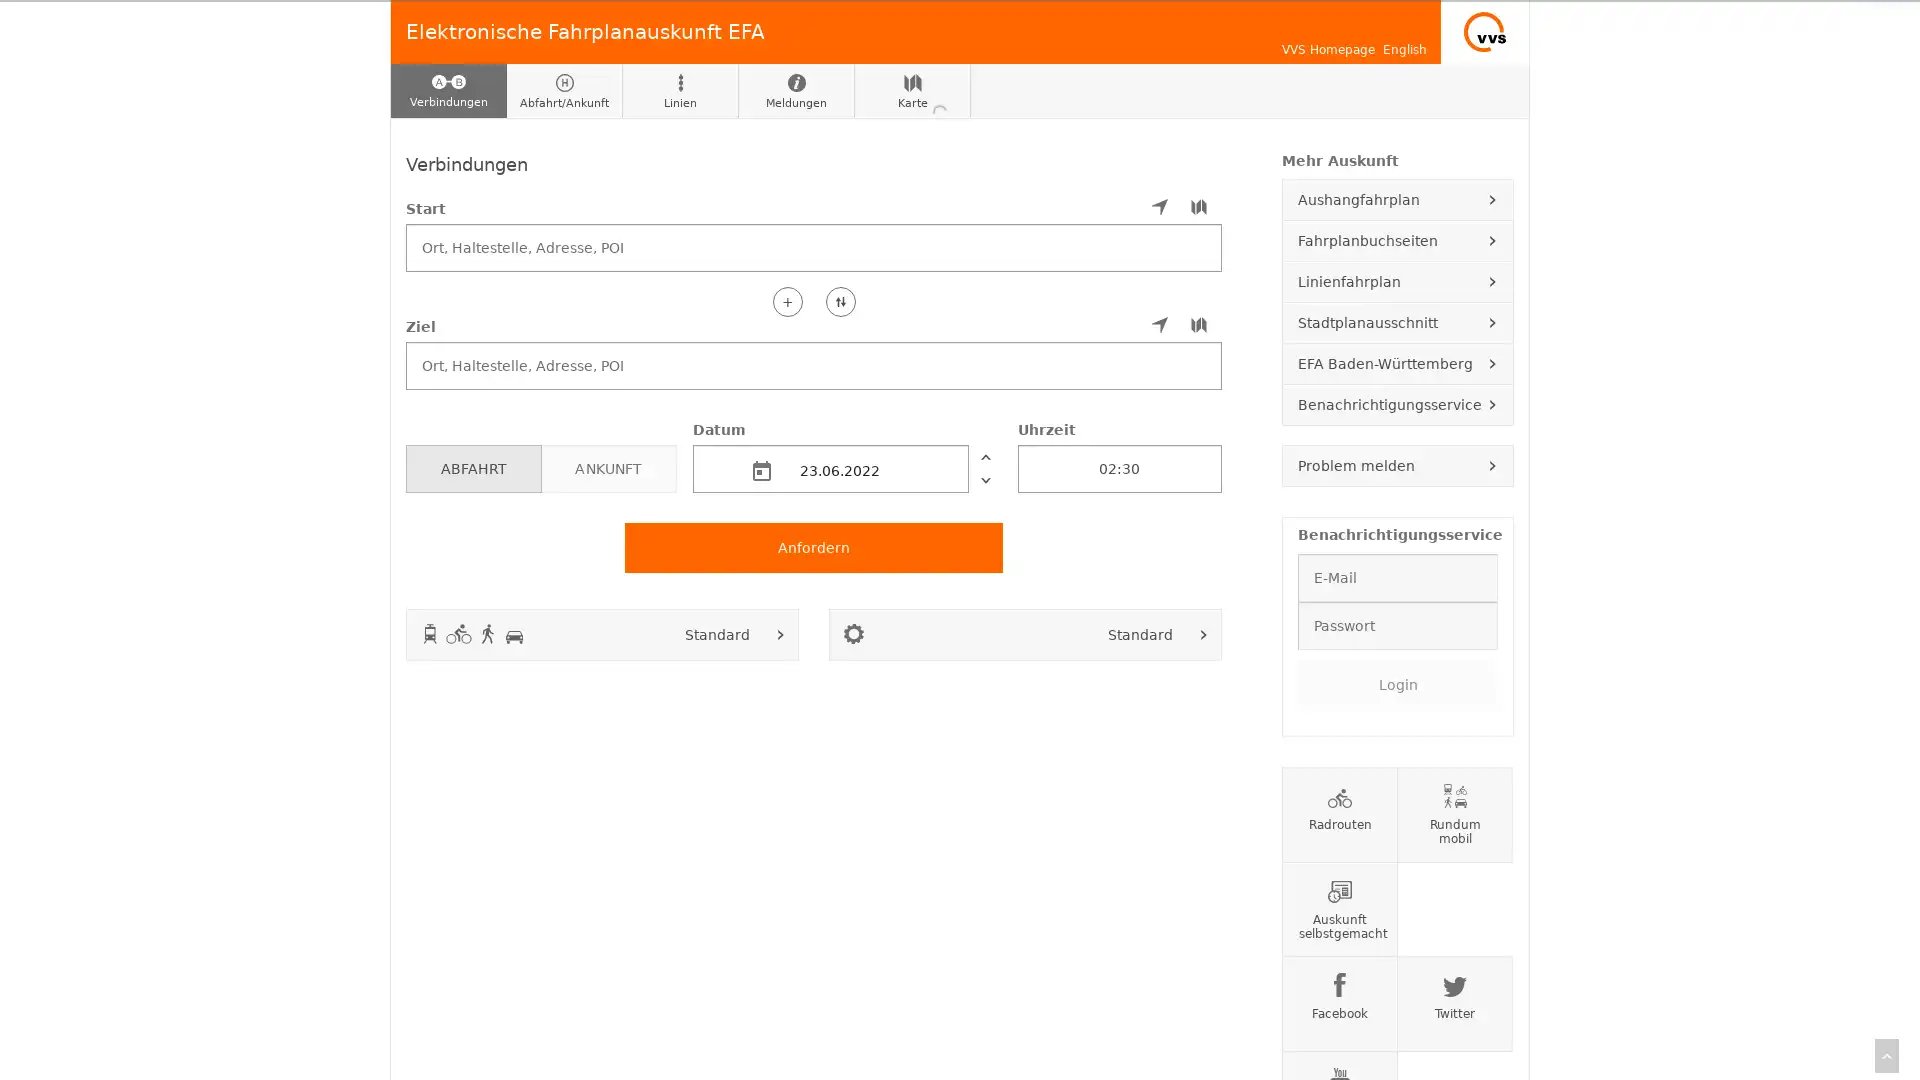 The height and width of the screenshot is (1080, 1920). I want to click on md-calendar, so click(761, 470).